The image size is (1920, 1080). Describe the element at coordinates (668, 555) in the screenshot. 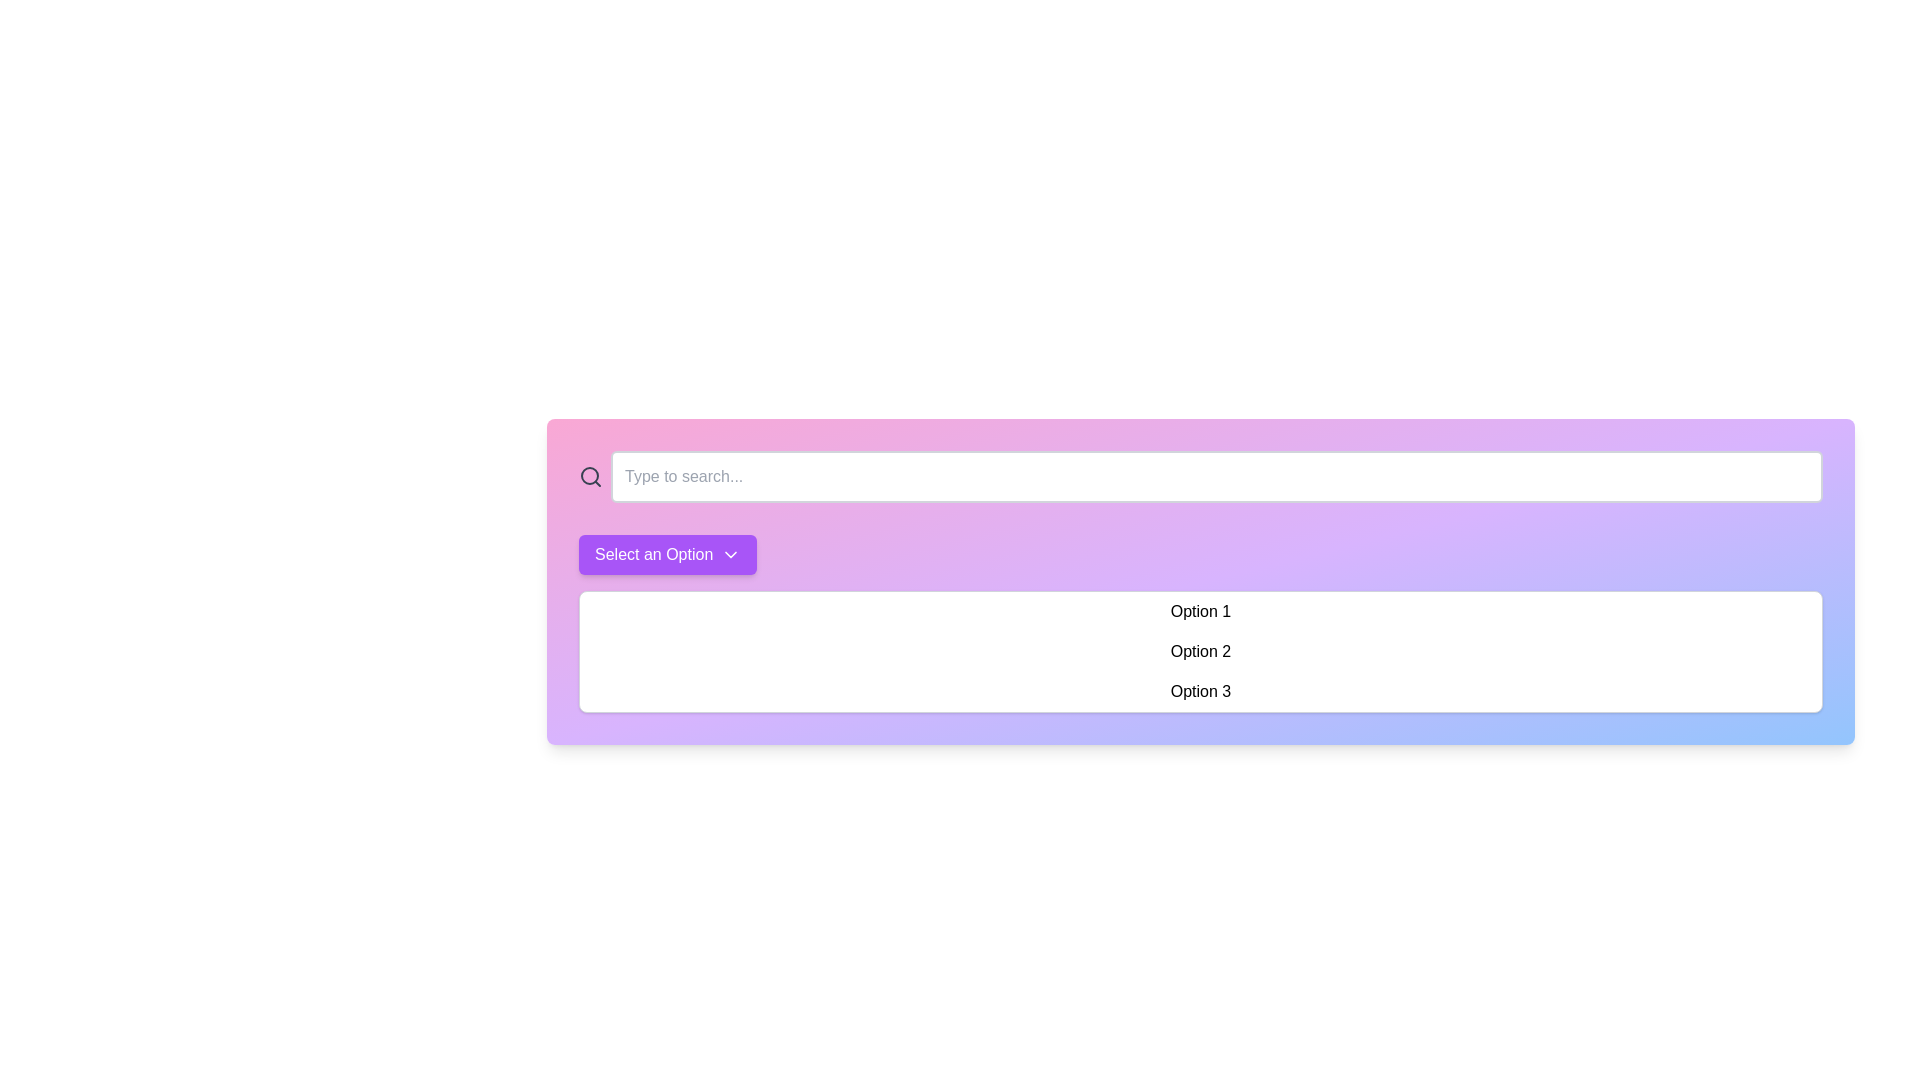

I see `the 'Select an Option' button, which has a purple background and a drop-down indicator` at that location.